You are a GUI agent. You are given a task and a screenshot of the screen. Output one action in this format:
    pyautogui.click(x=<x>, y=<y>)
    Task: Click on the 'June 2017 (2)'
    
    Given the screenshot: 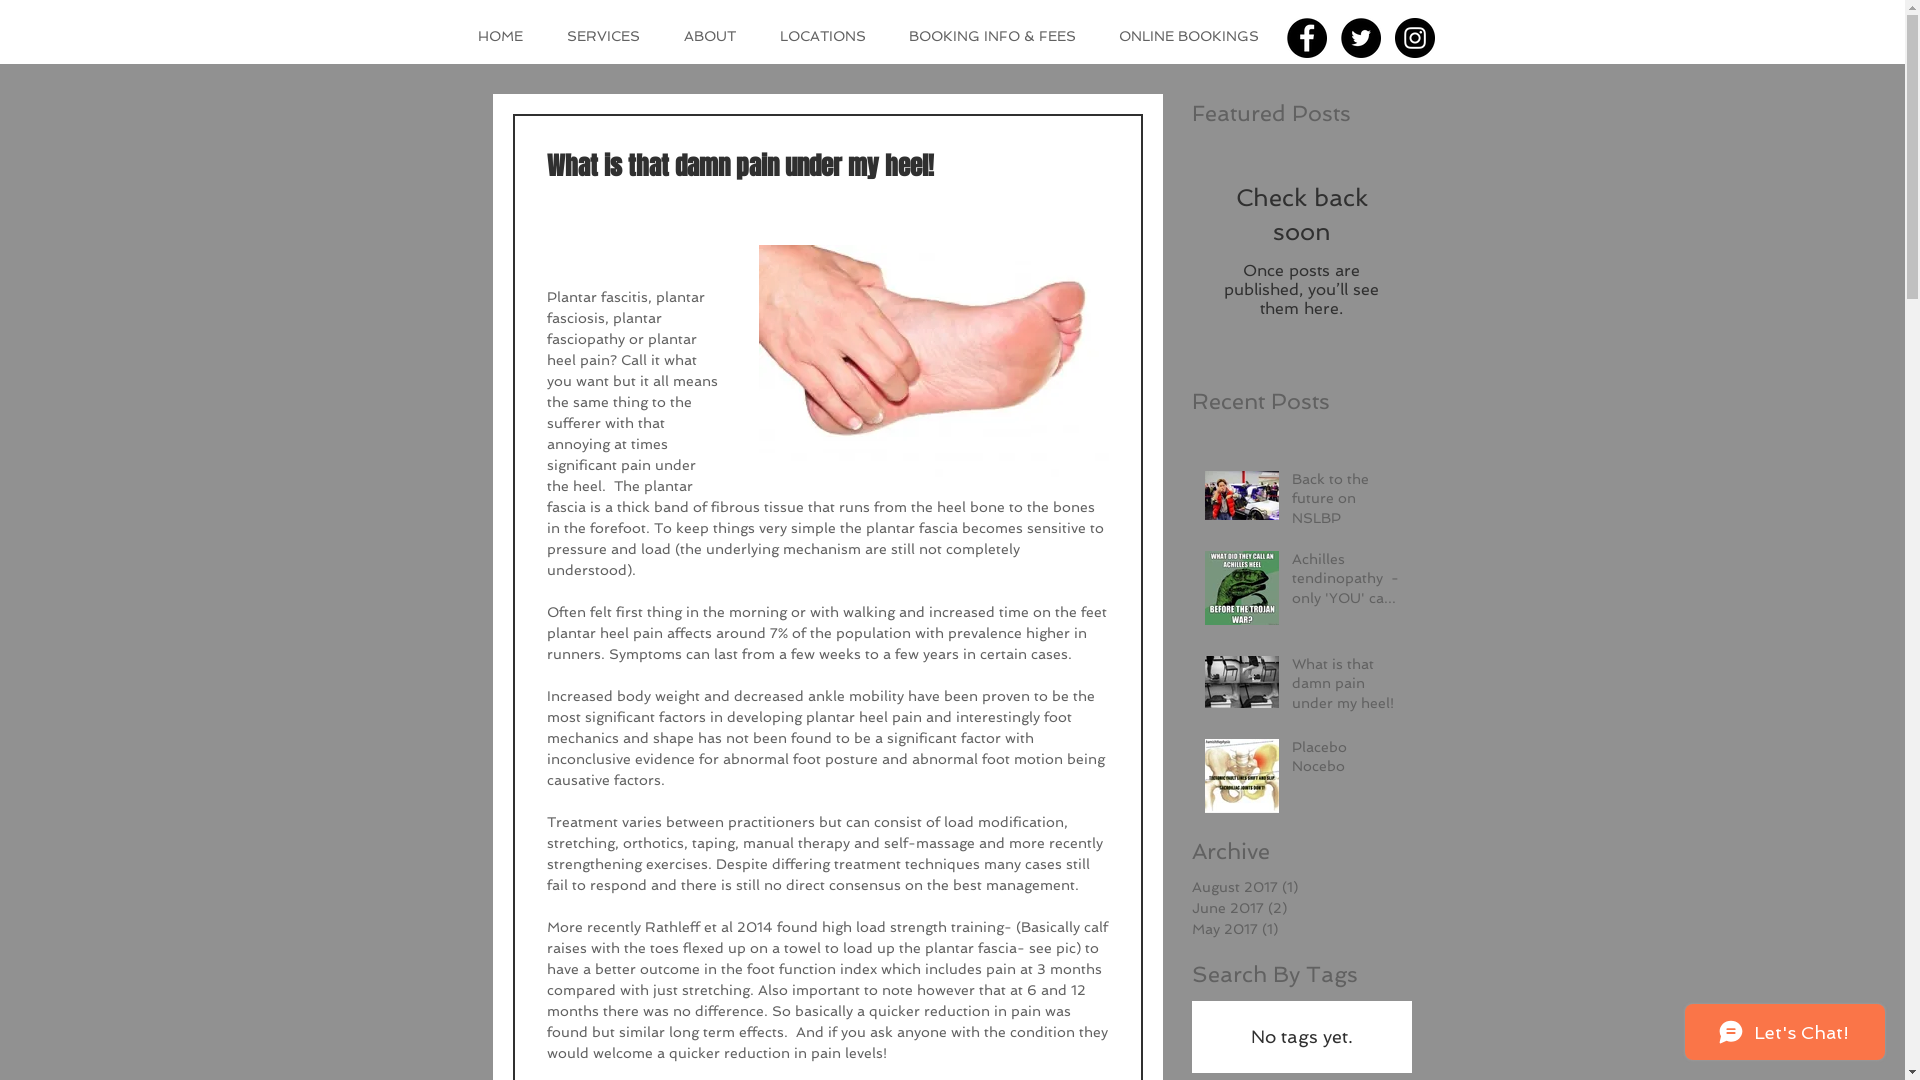 What is the action you would take?
    pyautogui.click(x=1296, y=908)
    